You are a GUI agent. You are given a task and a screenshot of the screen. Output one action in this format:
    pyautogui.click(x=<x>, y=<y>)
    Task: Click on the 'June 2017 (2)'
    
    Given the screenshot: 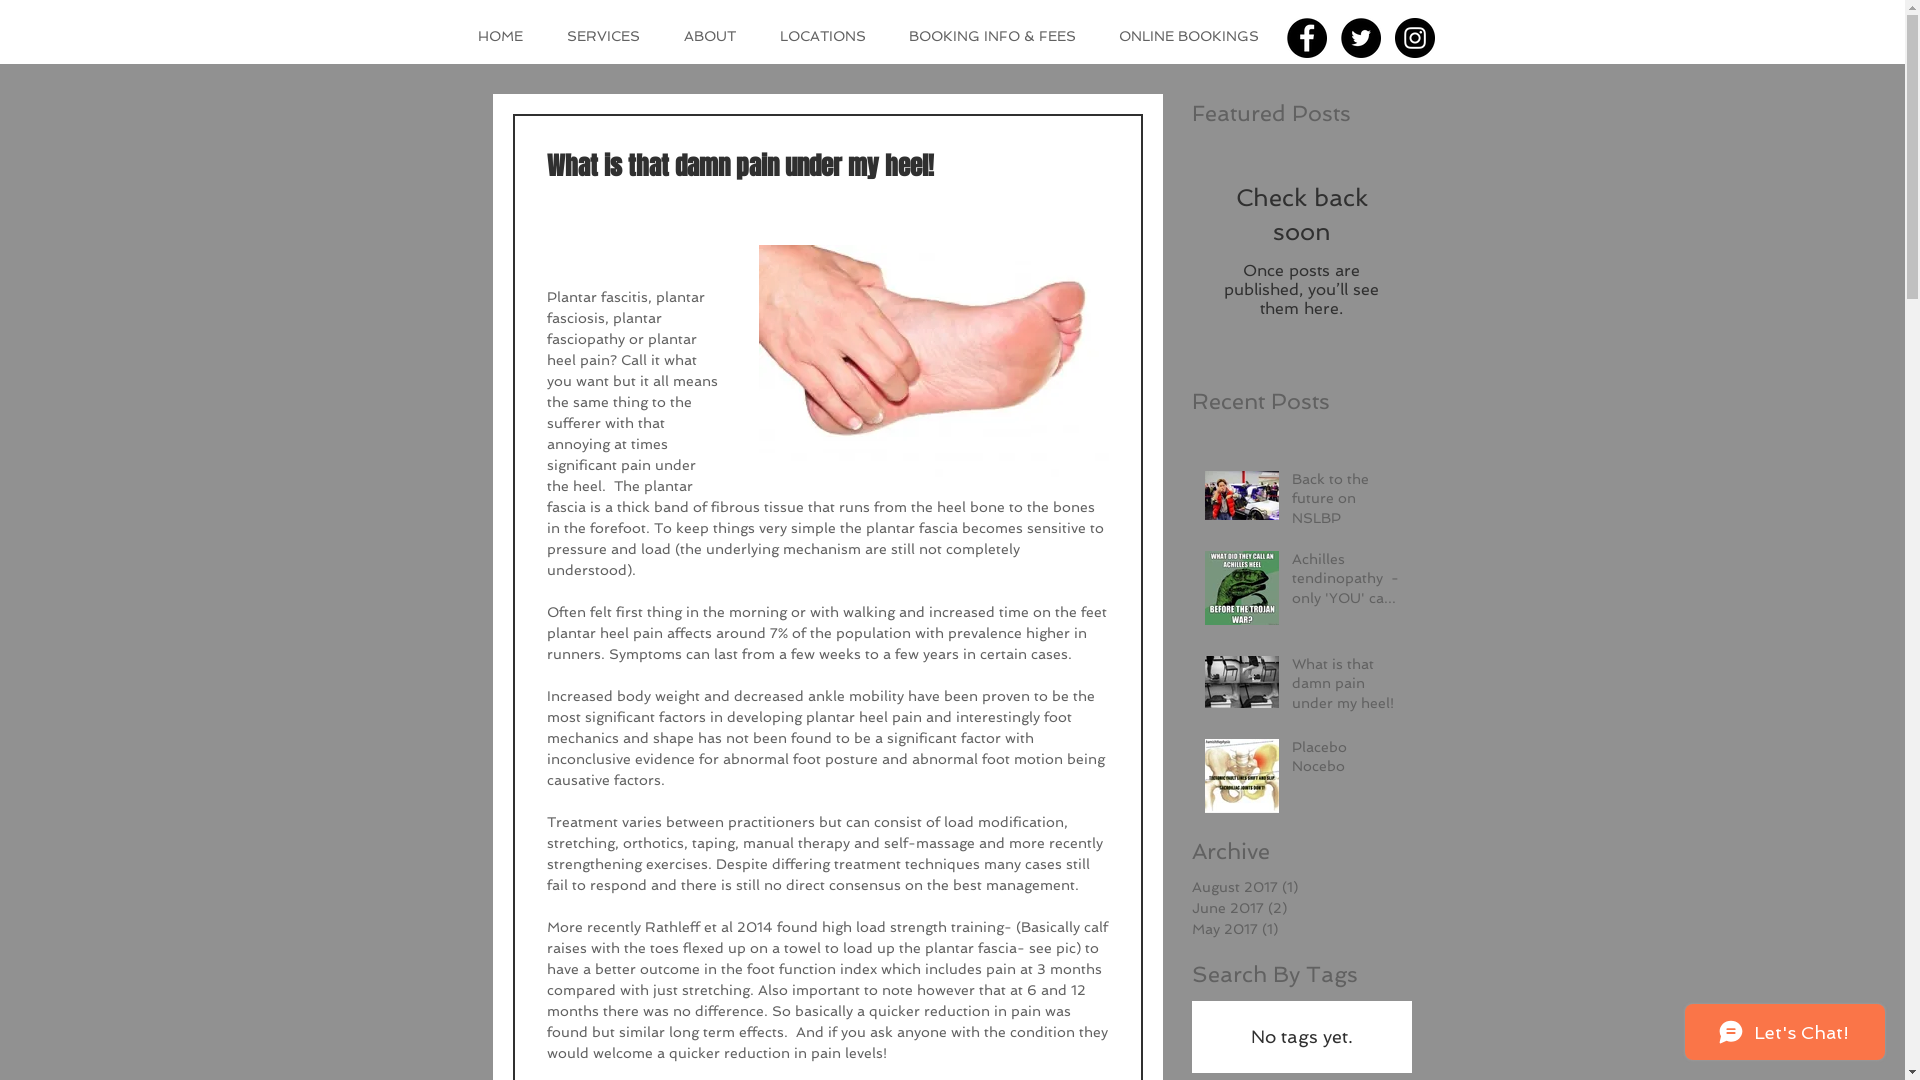 What is the action you would take?
    pyautogui.click(x=1296, y=908)
    